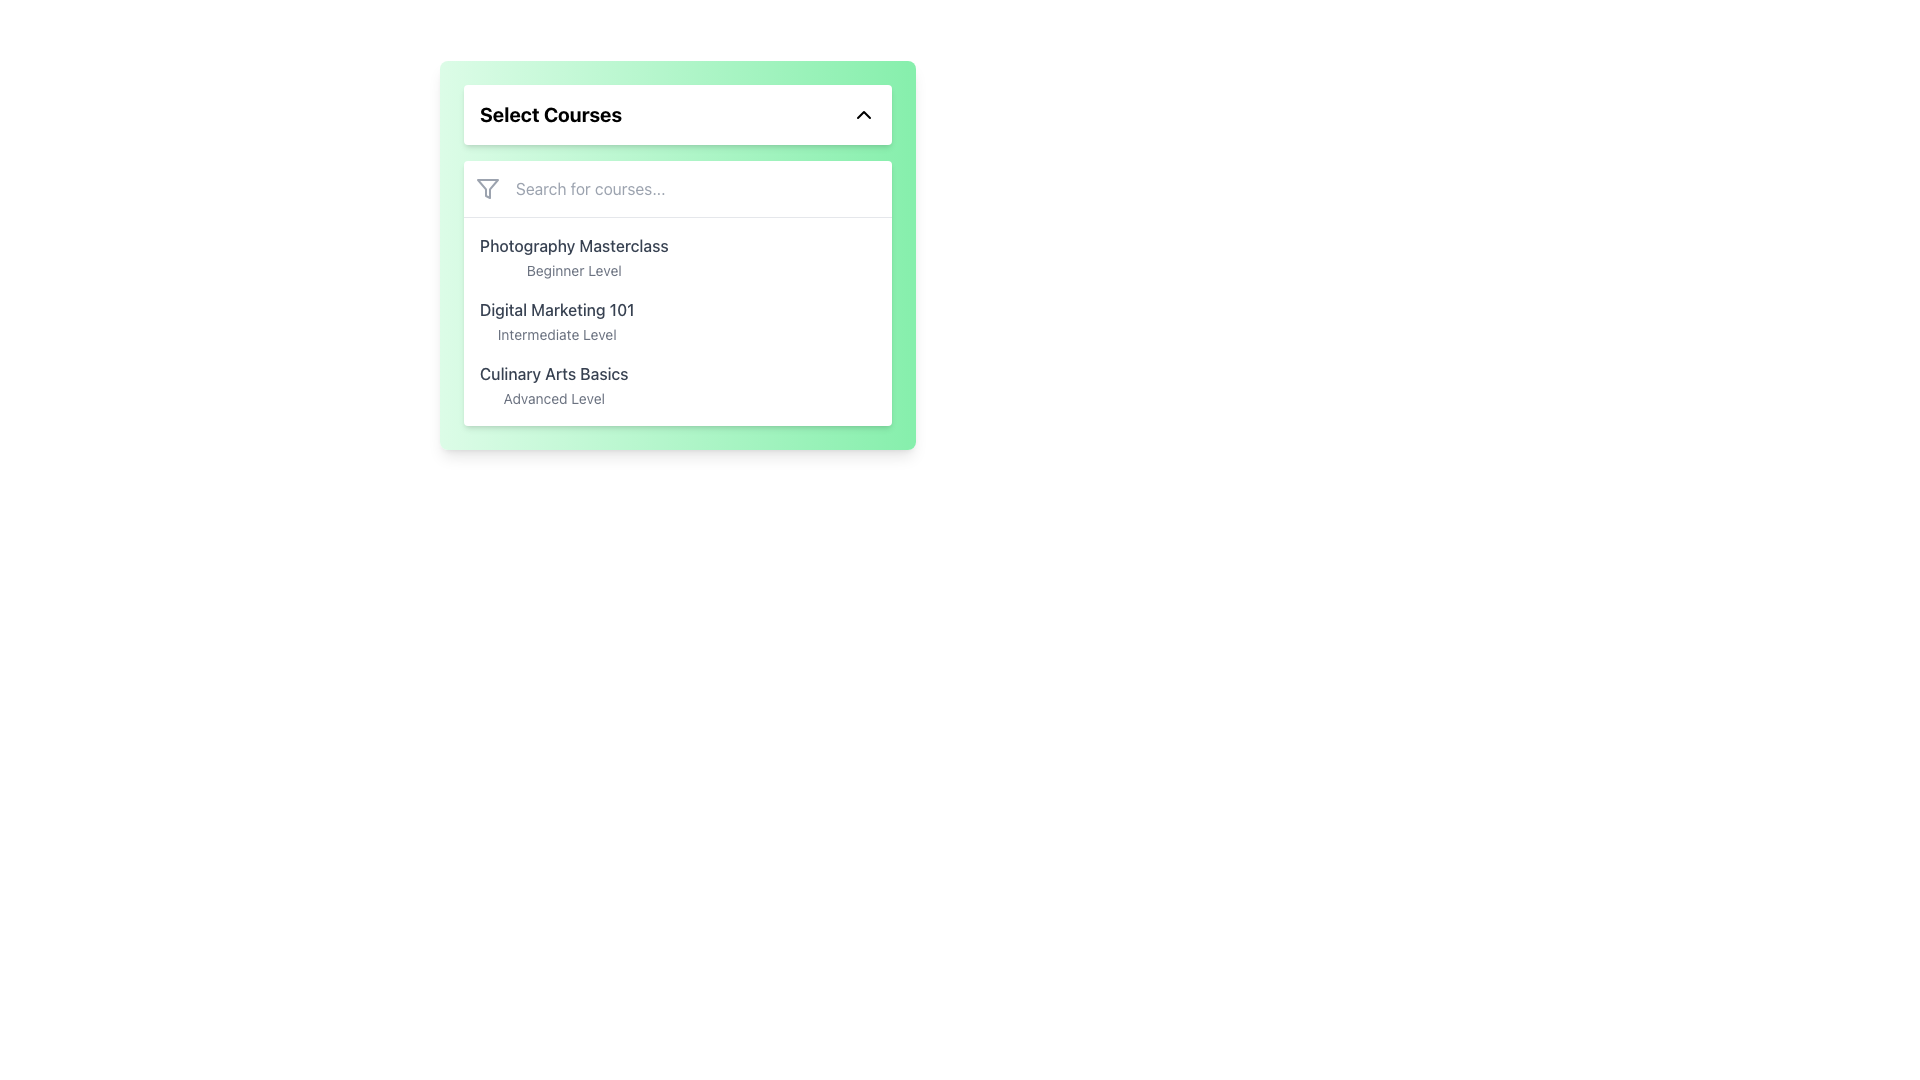  I want to click on the text label displaying 'Intermediate Level' which is styled with a smaller font size and gray color, located beneath 'Digital Marketing 101' in the dropdown menu layout, so click(557, 333).